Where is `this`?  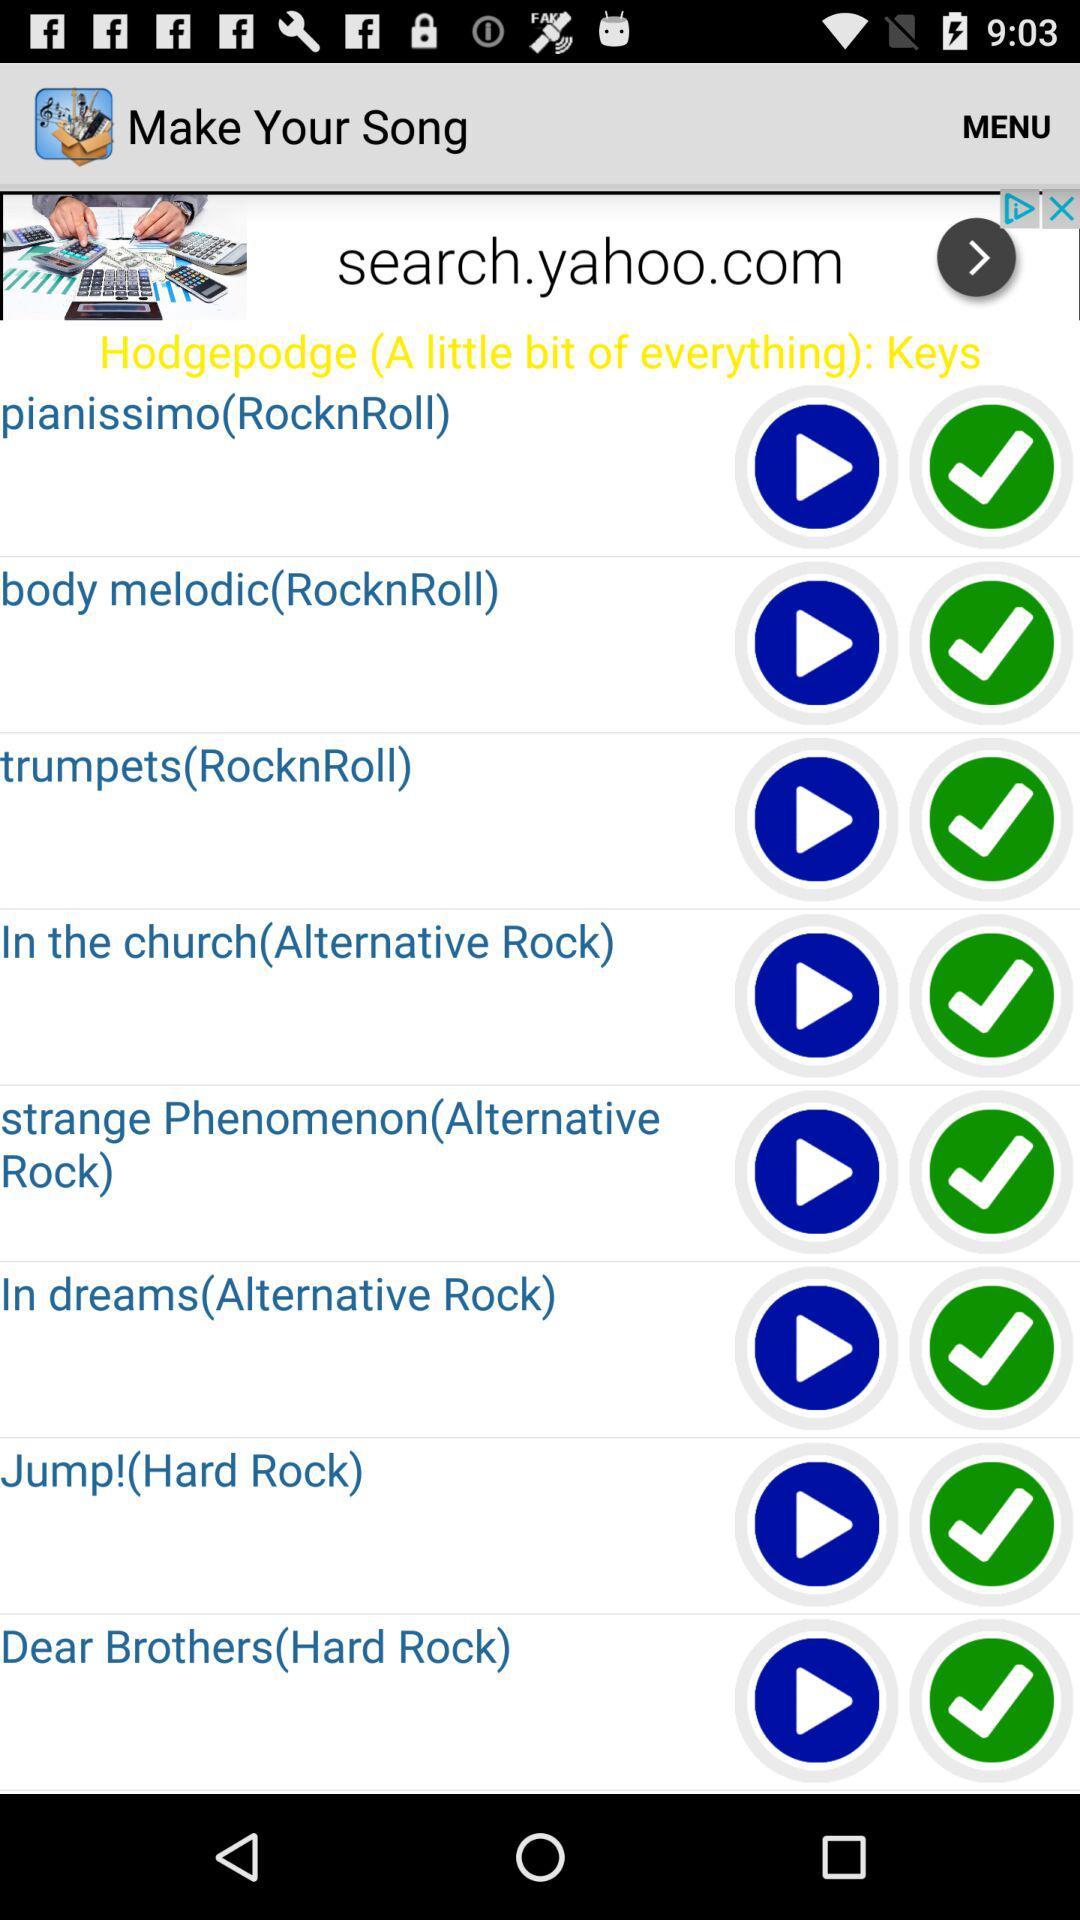 this is located at coordinates (817, 1173).